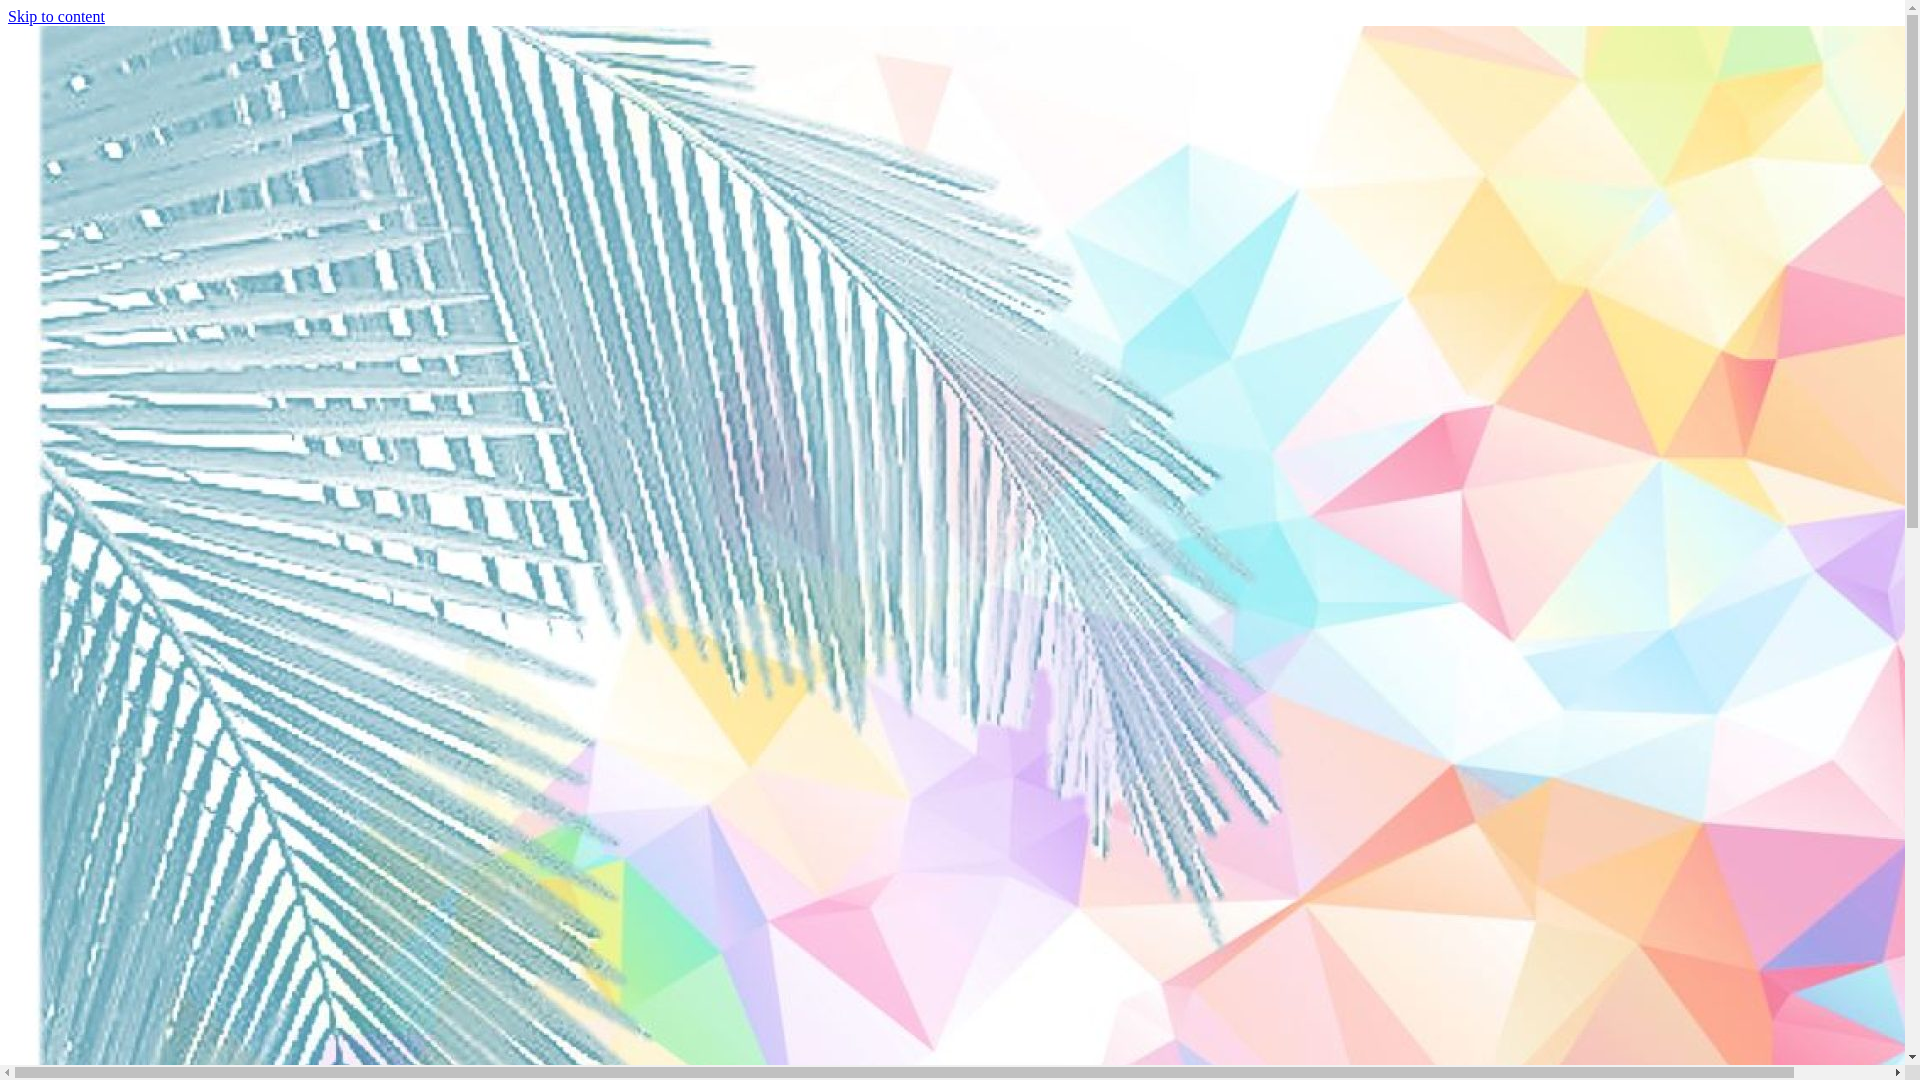 The height and width of the screenshot is (1080, 1920). Describe the element at coordinates (56, 16) in the screenshot. I see `'Skip to content'` at that location.